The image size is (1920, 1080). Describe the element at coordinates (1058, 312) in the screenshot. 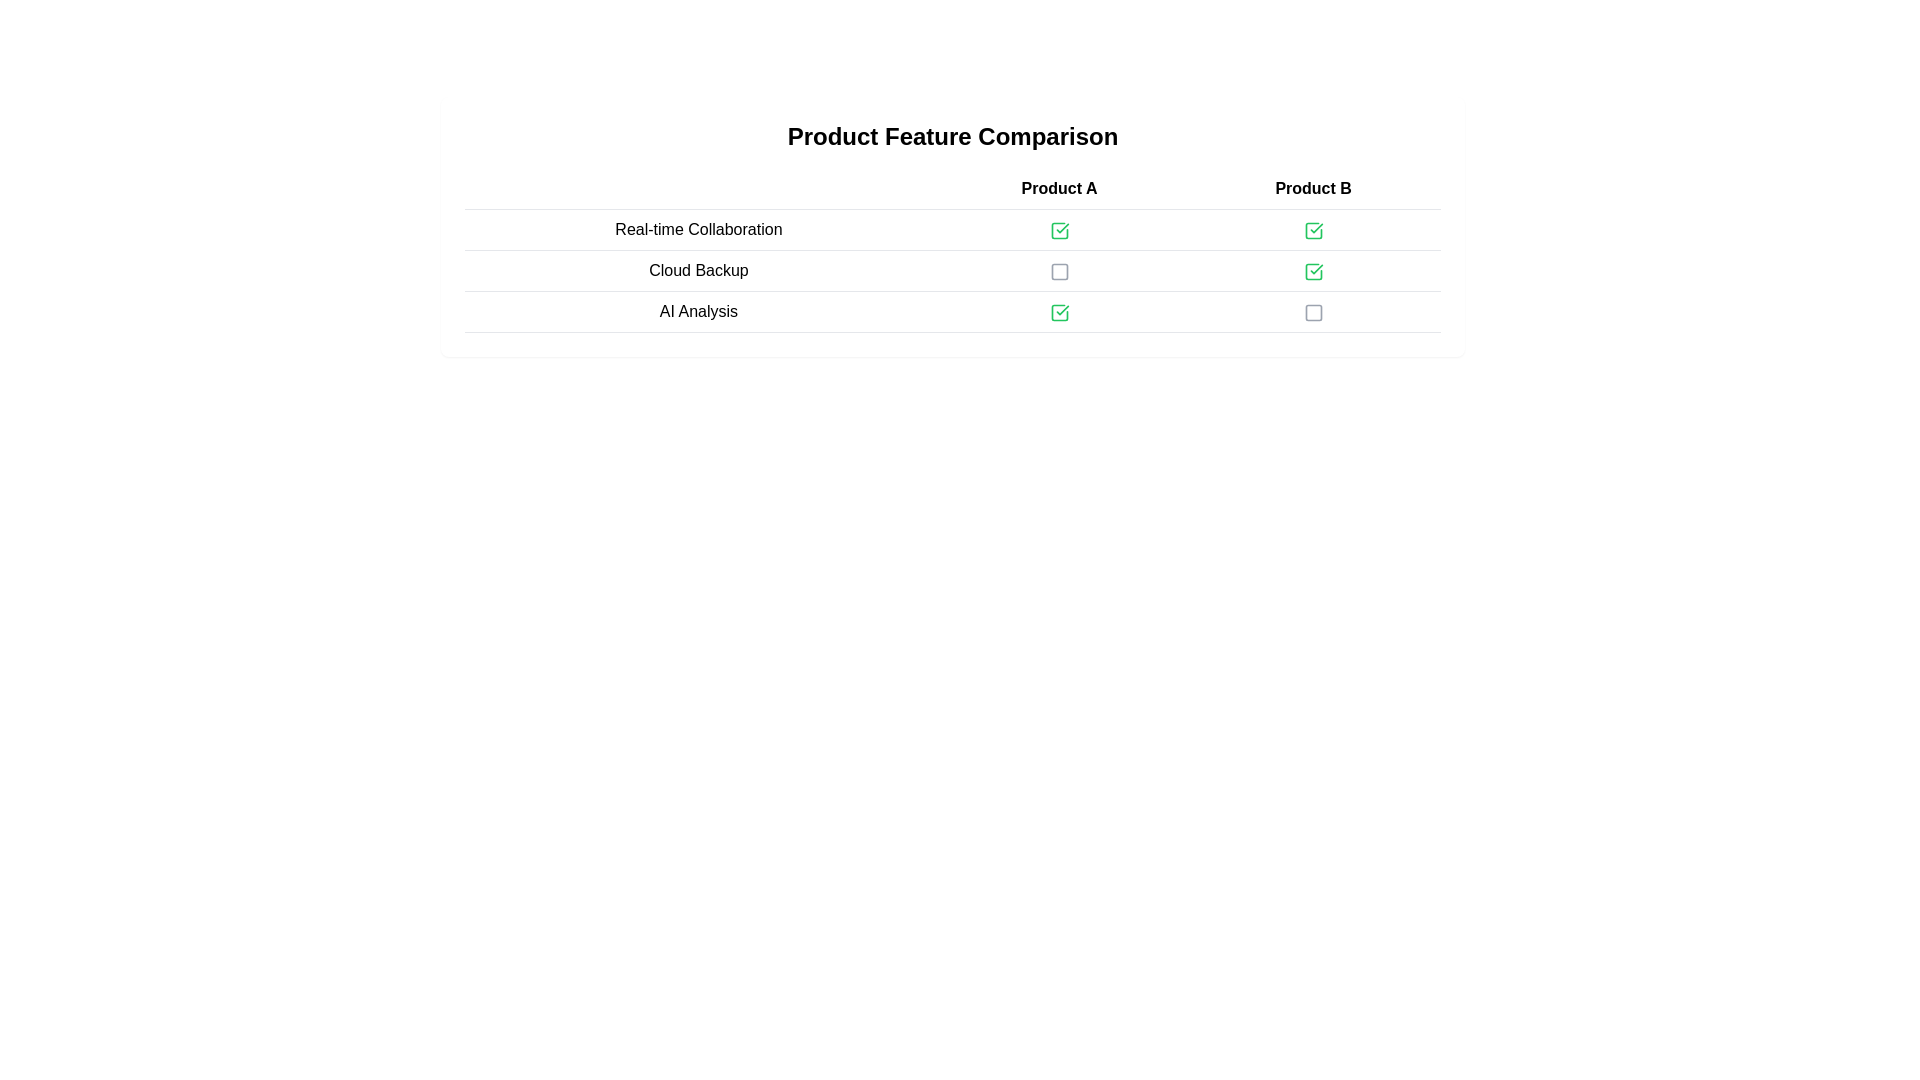

I see `the checkbox that indicates the availability of the 'AI Analysis' feature for 'Product A' in the third row of the comparison table` at that location.